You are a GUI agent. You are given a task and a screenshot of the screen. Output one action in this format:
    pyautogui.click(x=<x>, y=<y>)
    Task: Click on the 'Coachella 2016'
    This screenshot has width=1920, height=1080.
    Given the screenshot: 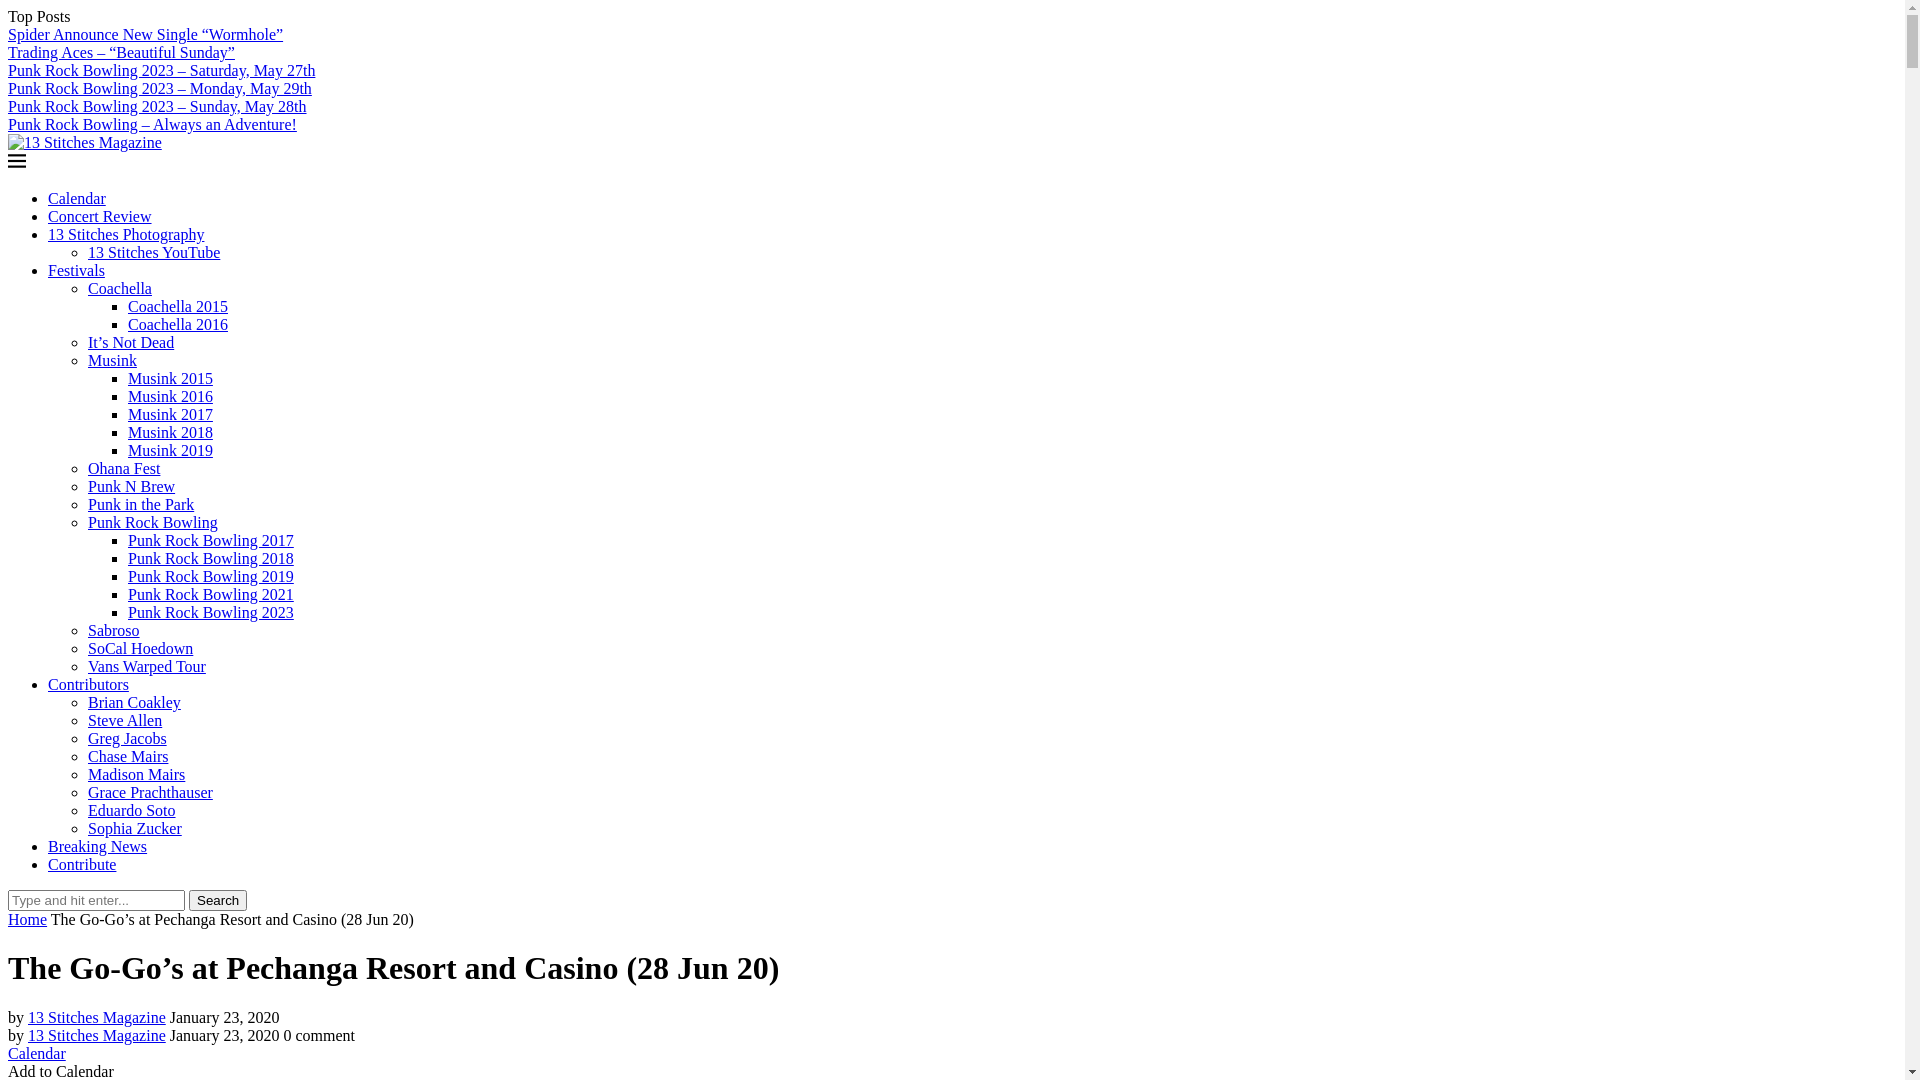 What is the action you would take?
    pyautogui.click(x=177, y=323)
    